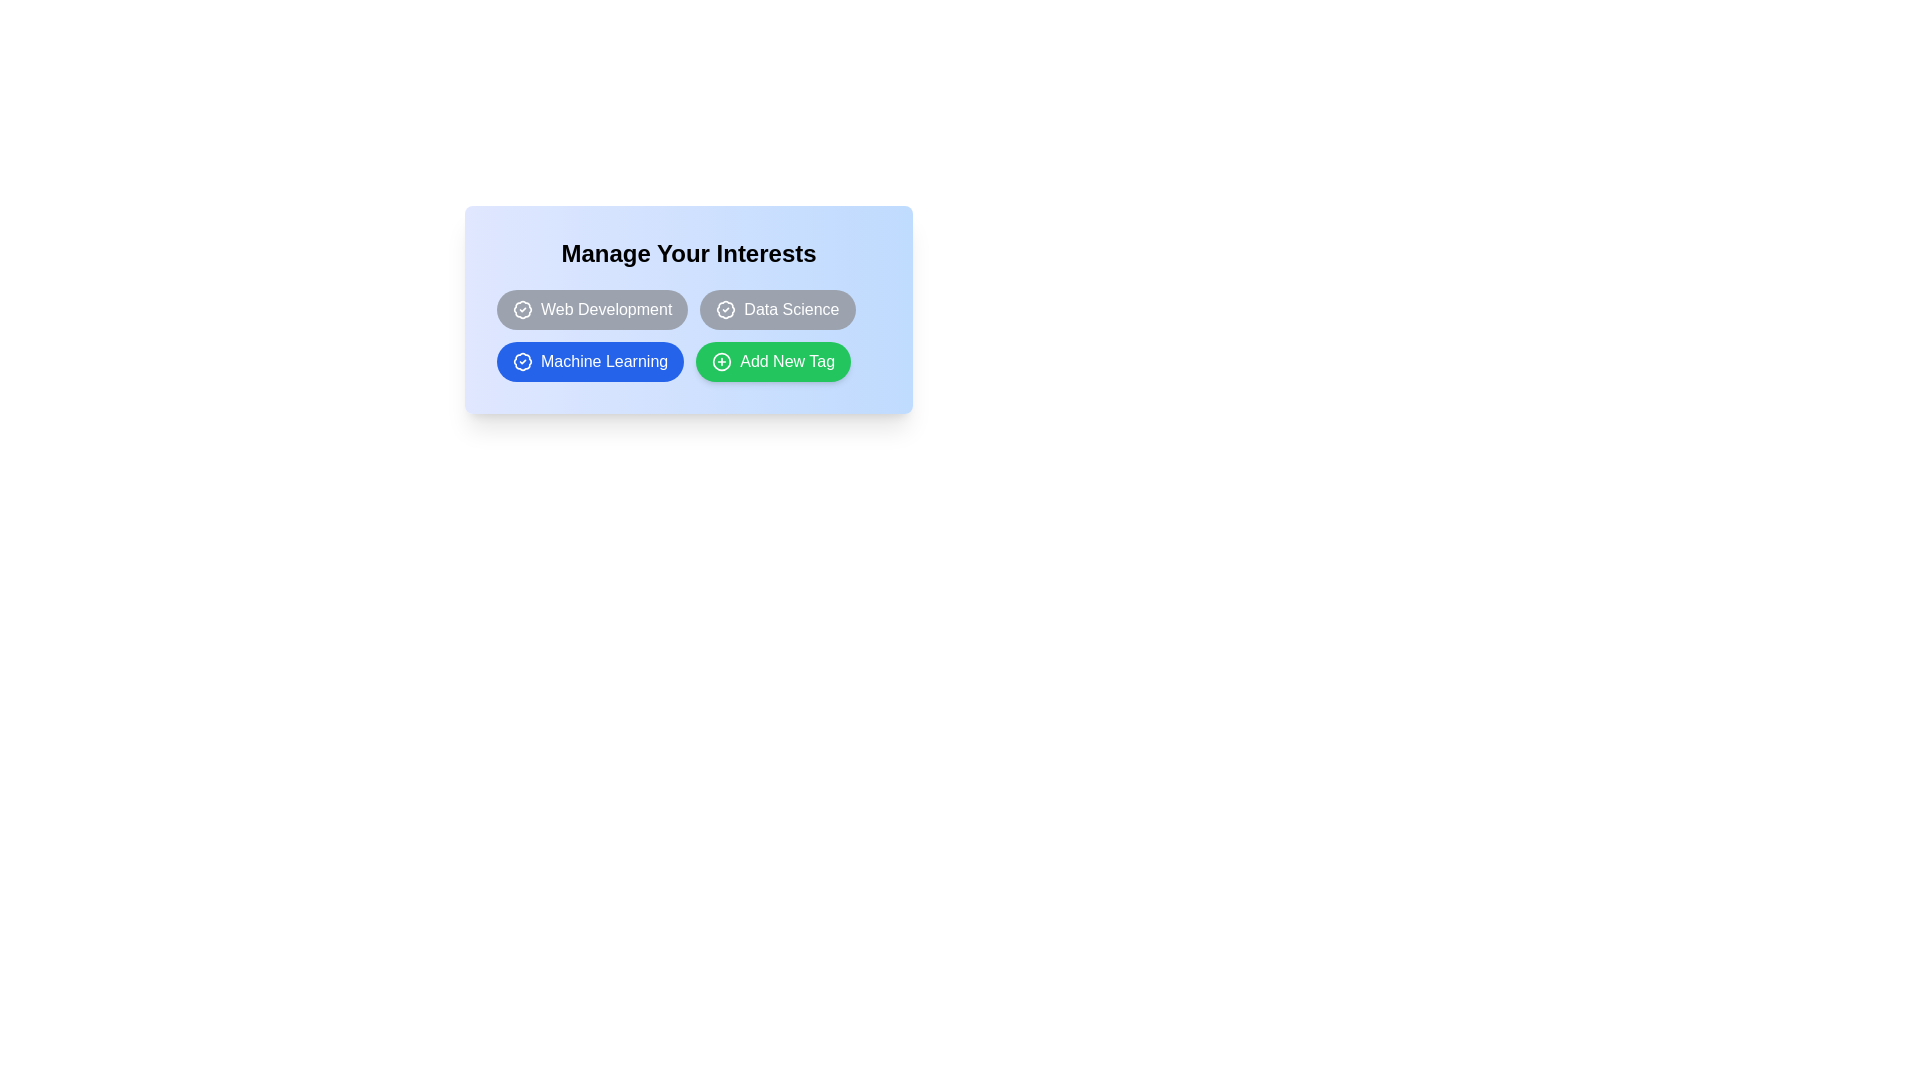  I want to click on the 'Add New Tag' button to add a new tag to the list, so click(771, 362).